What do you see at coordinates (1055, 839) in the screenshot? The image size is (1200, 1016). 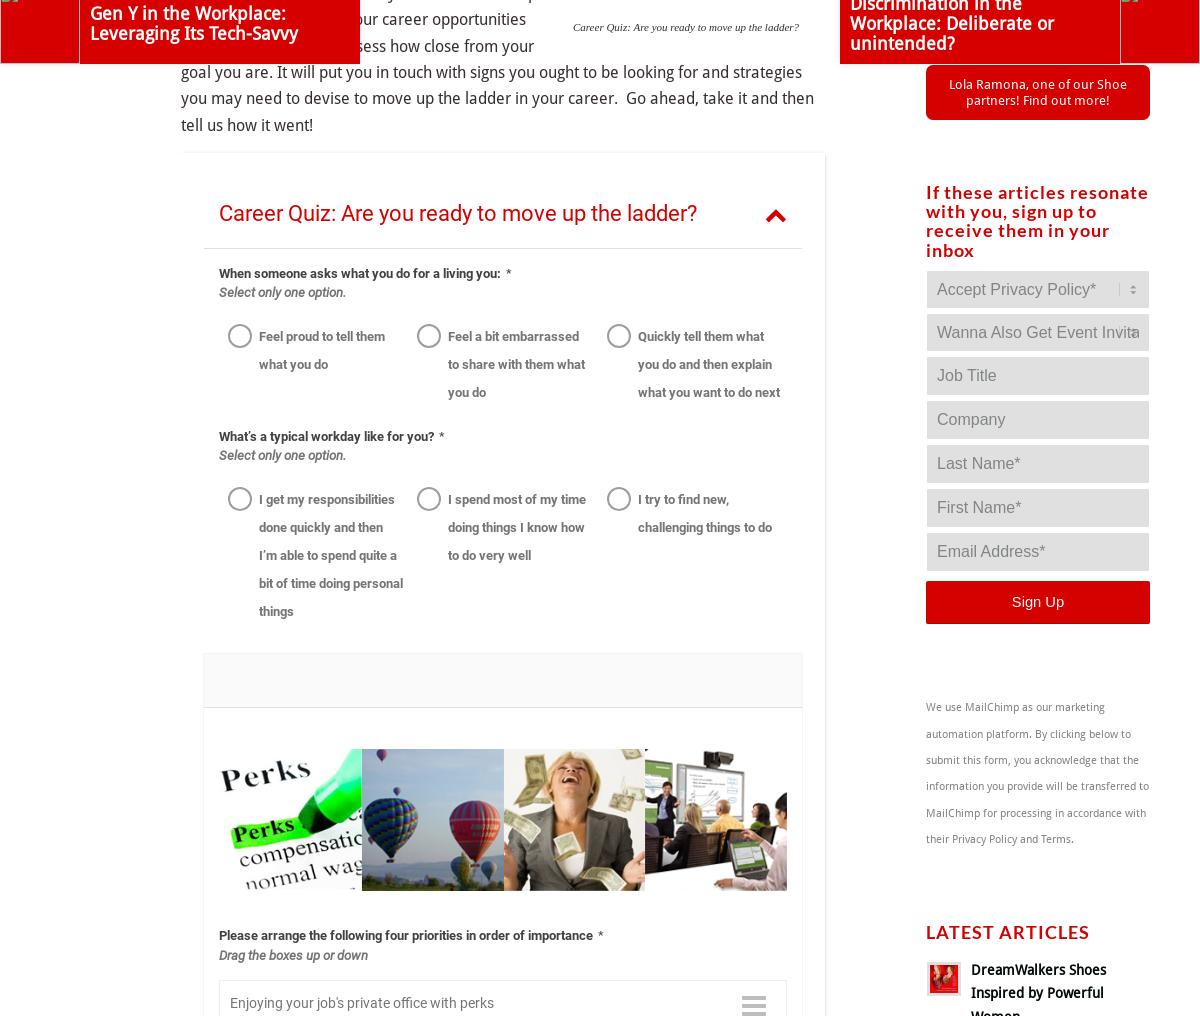 I see `'Terms'` at bounding box center [1055, 839].